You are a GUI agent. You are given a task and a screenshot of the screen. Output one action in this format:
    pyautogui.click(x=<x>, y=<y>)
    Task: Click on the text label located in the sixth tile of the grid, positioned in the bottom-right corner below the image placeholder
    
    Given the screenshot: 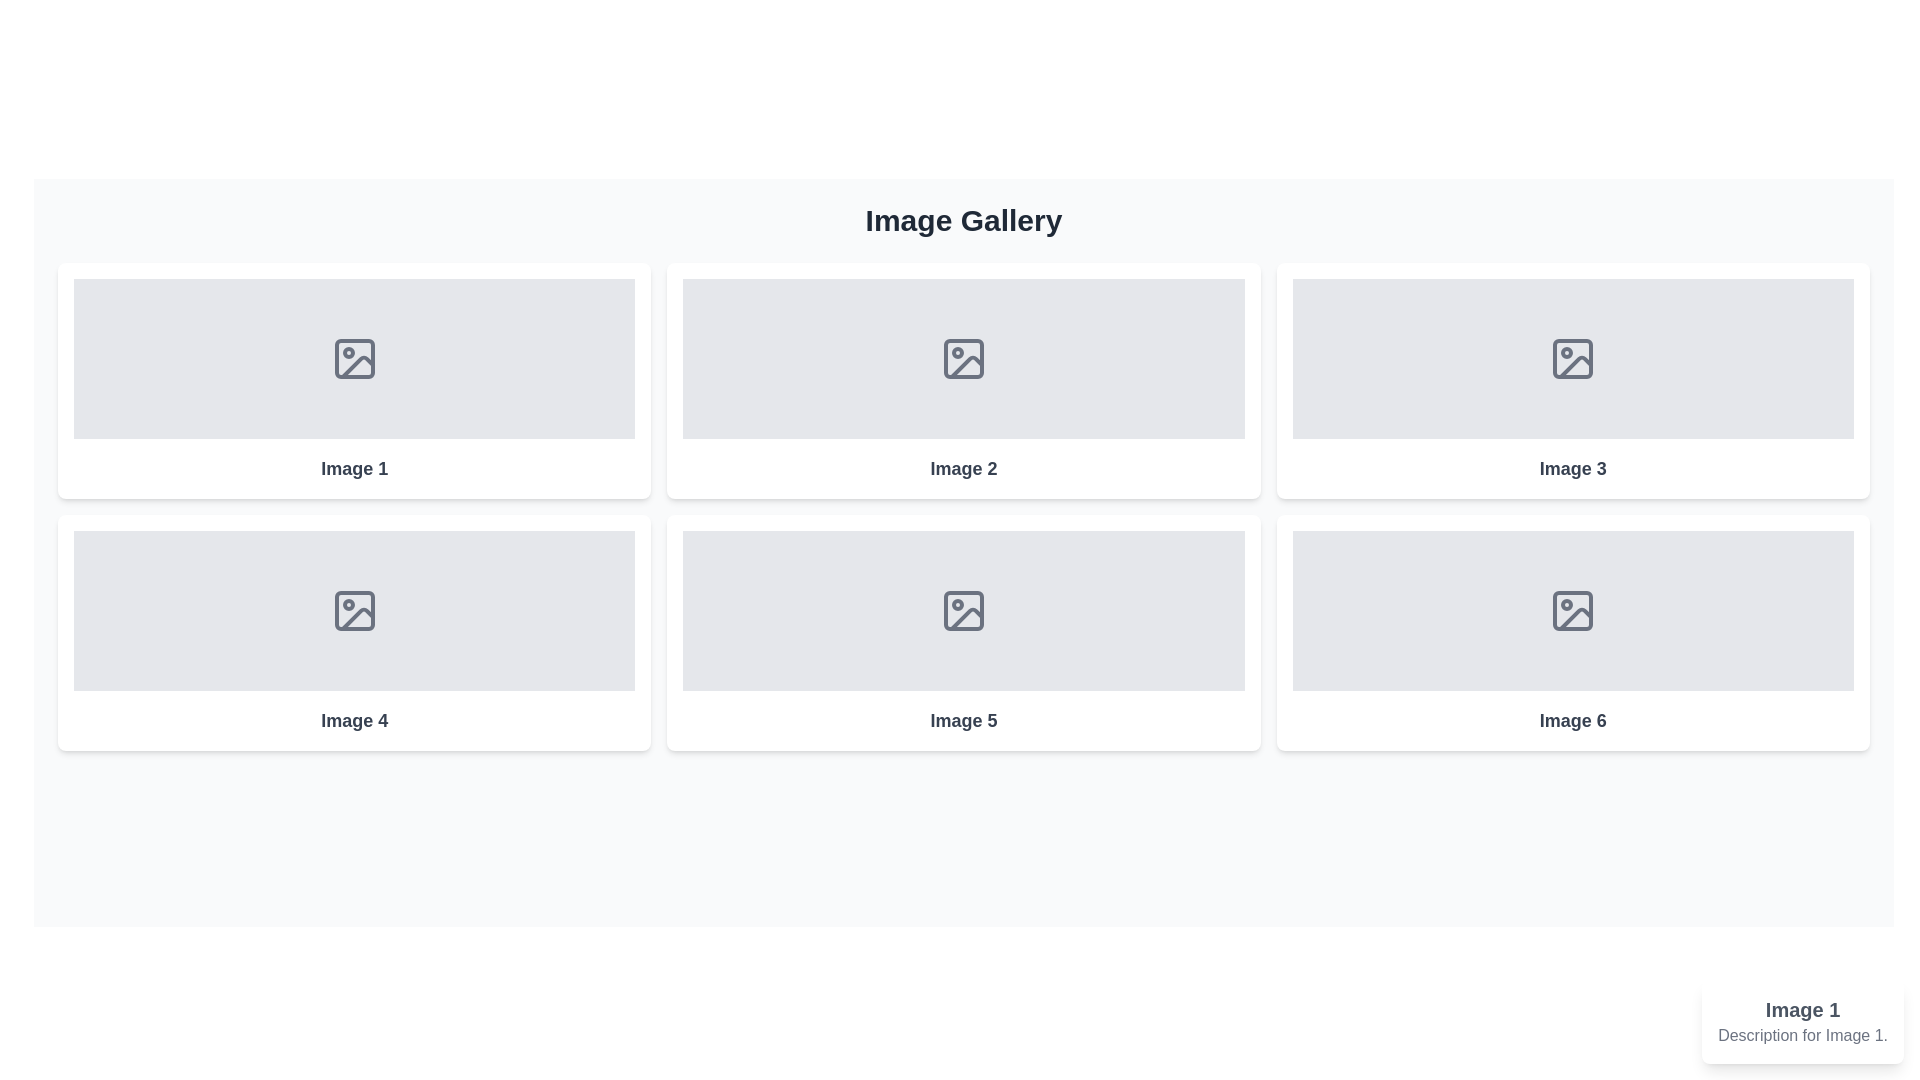 What is the action you would take?
    pyautogui.click(x=1572, y=721)
    